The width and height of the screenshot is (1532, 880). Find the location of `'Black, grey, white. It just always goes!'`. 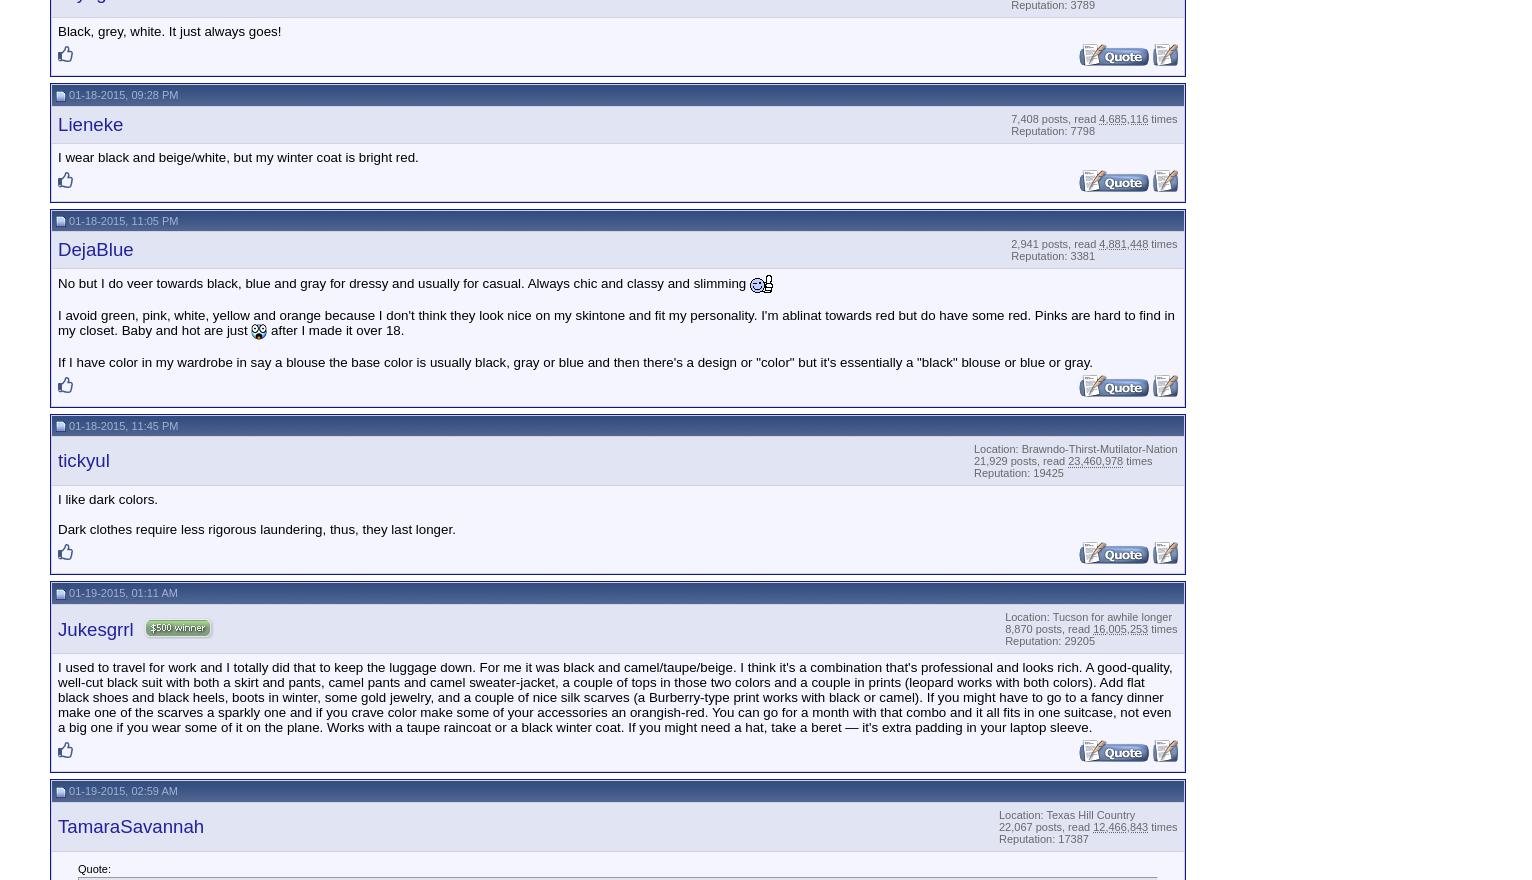

'Black, grey, white. It just always goes!' is located at coordinates (58, 30).